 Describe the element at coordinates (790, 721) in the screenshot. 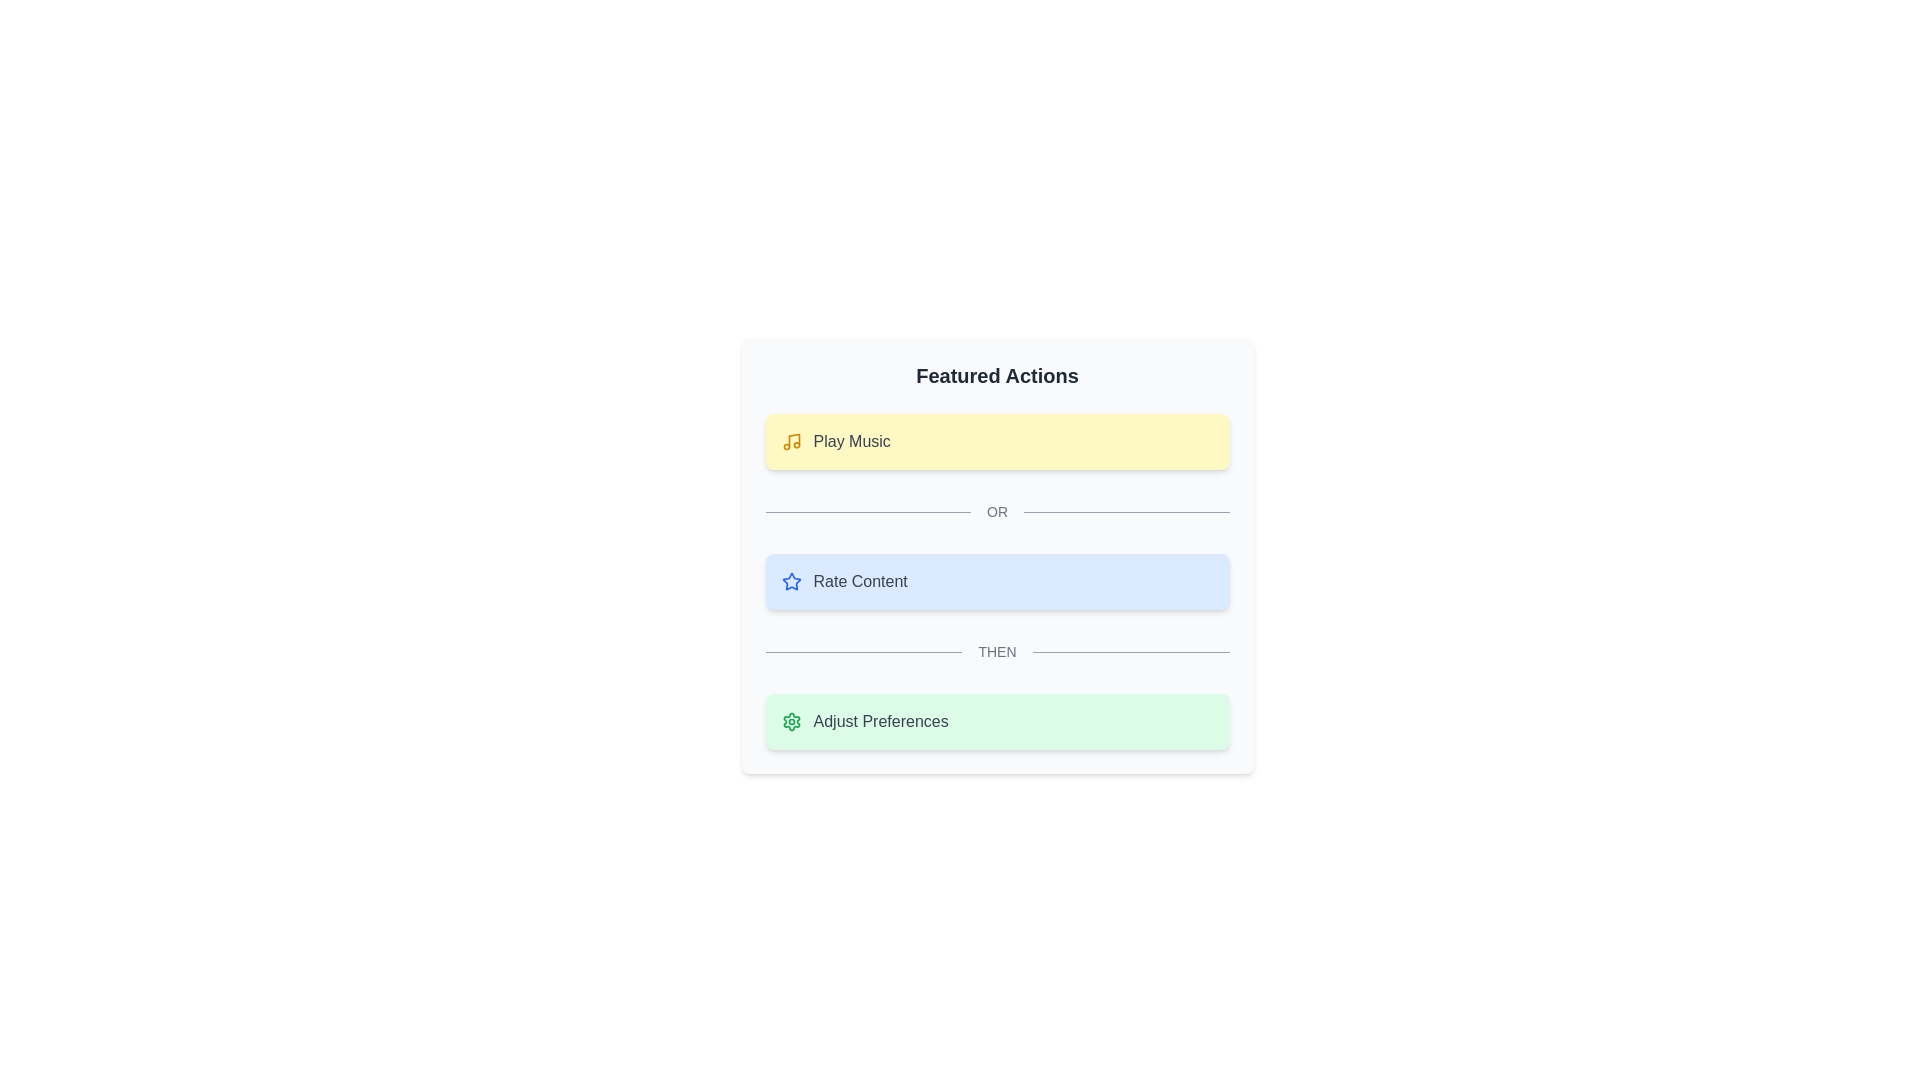

I see `the gear icon representing settings, located in the lower section of the interface next to the 'Adjust Preferences' text` at that location.